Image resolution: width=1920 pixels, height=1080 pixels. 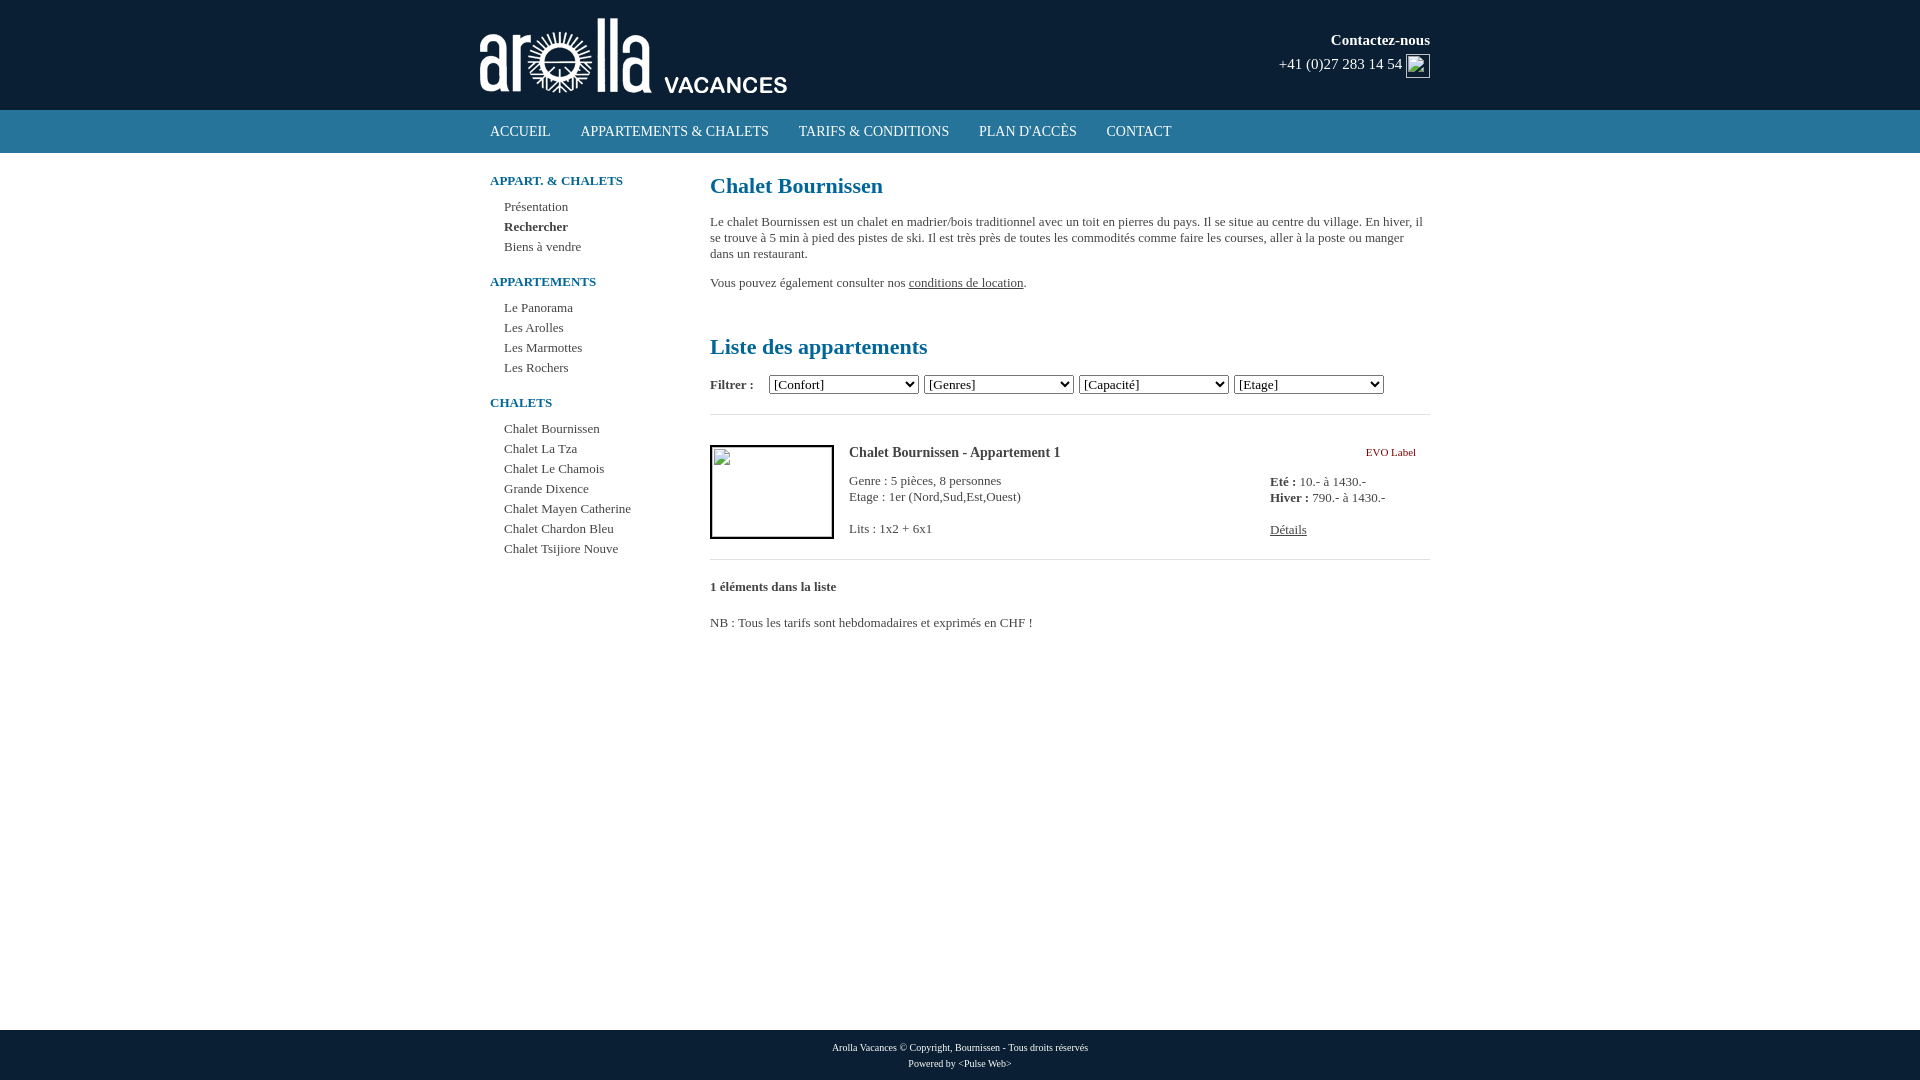 I want to click on 'Chalet Mayen Catherine', so click(x=504, y=507).